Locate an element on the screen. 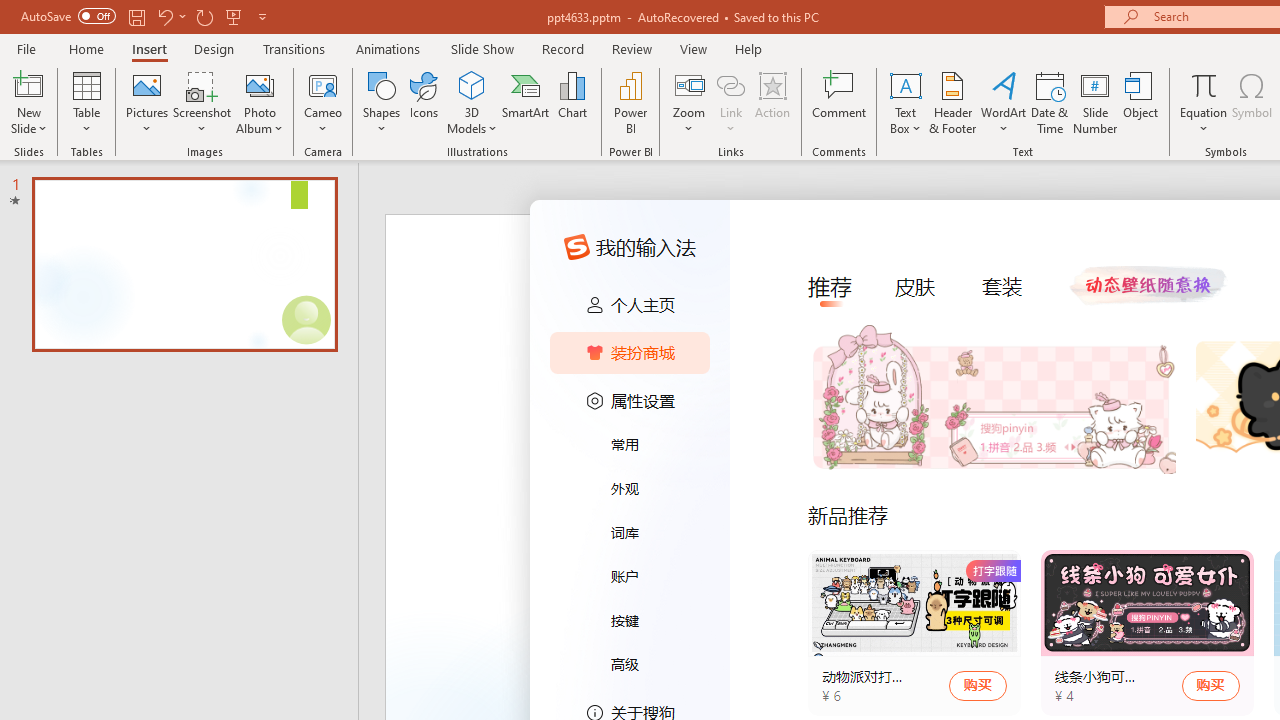 The width and height of the screenshot is (1280, 720). 'Link' is located at coordinates (730, 84).